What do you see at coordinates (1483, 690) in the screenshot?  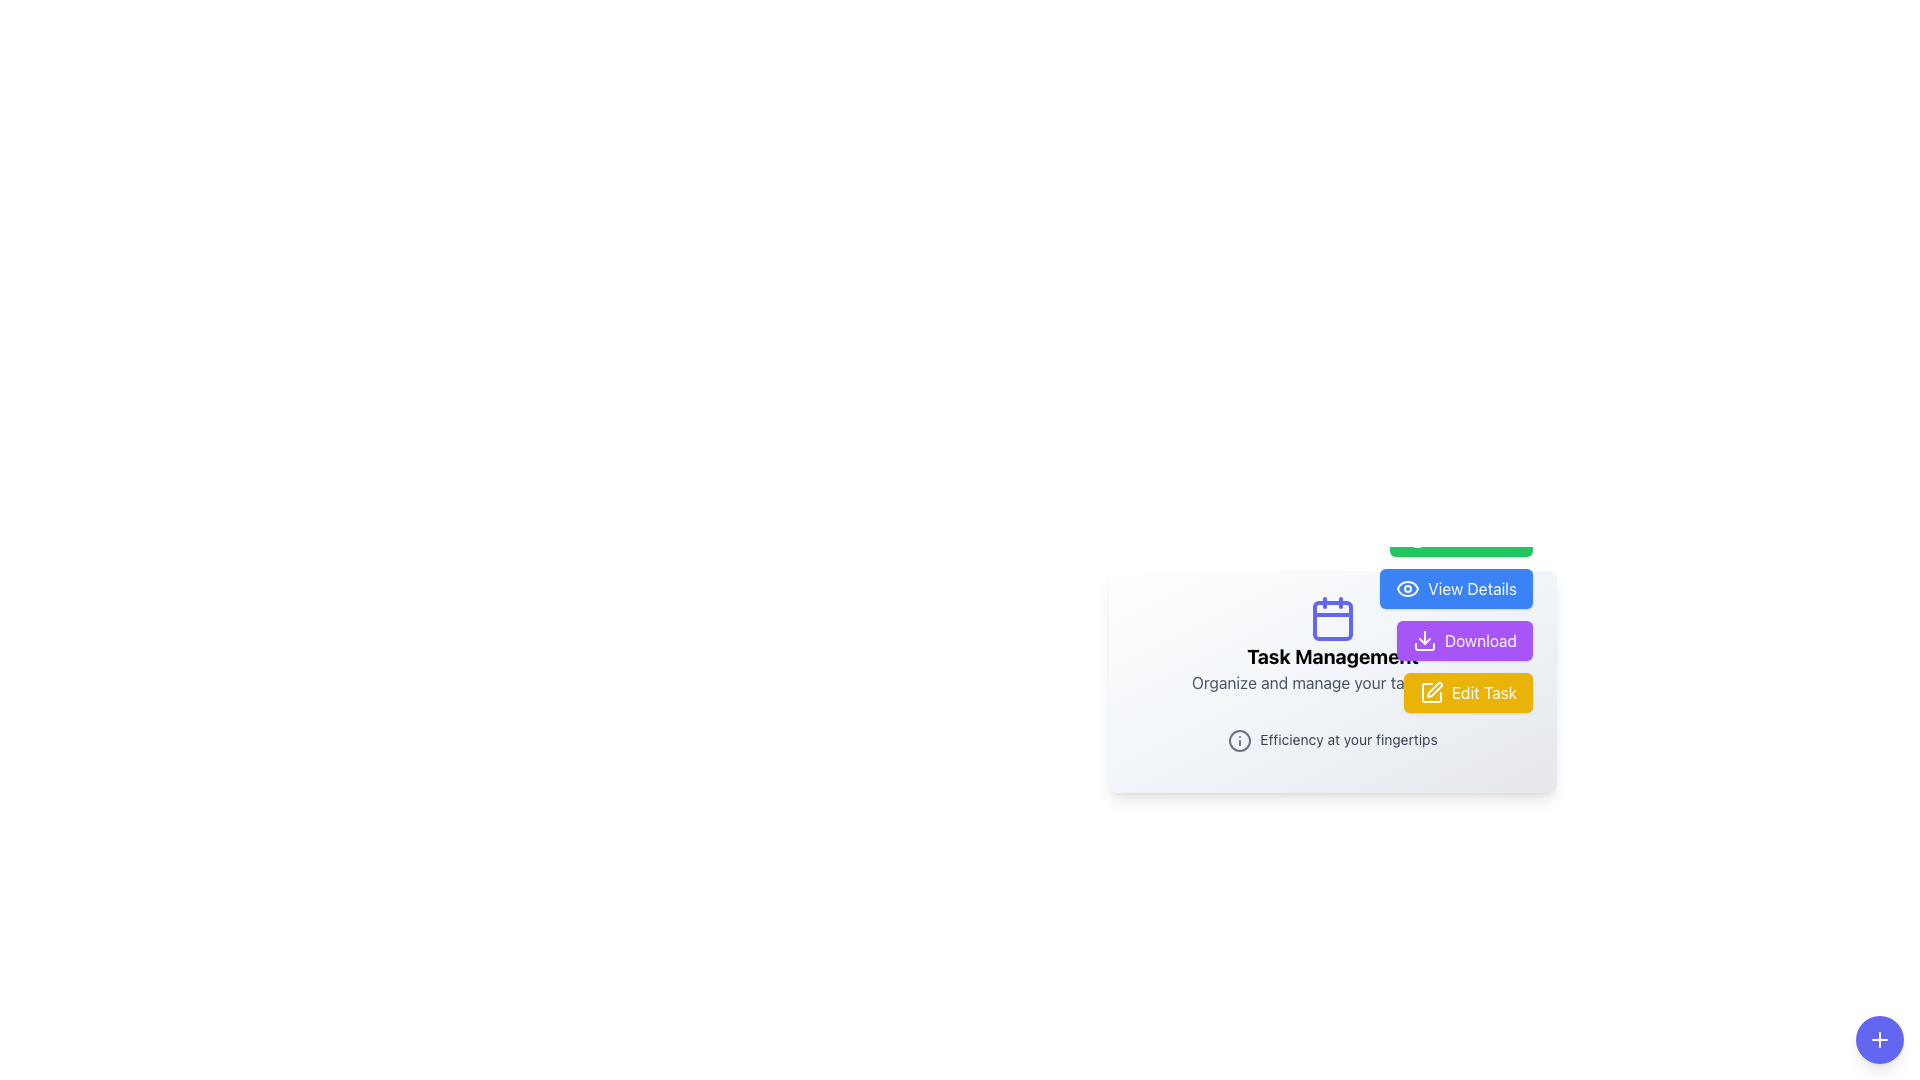 I see `the 'Edit Task' text label integrated into a yellow button to invoke the edit action` at bounding box center [1483, 690].